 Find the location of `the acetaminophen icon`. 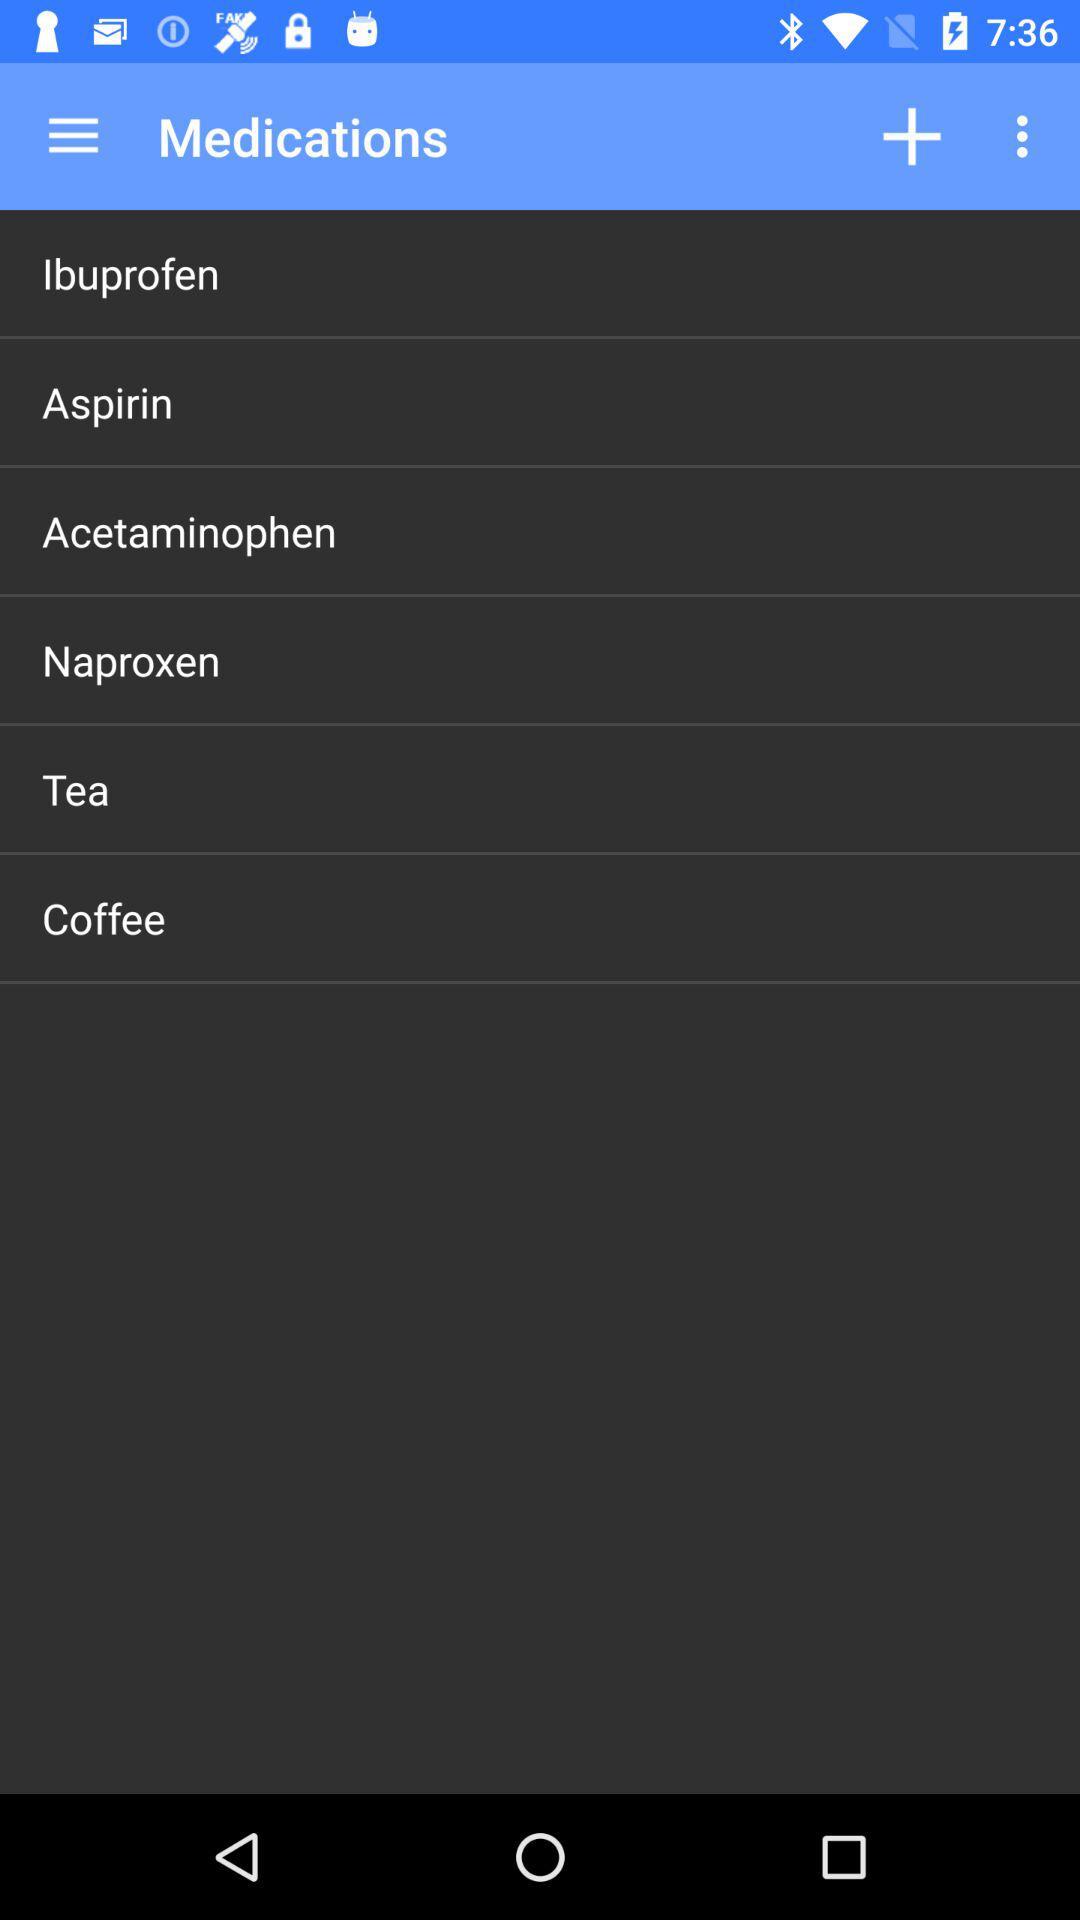

the acetaminophen icon is located at coordinates (189, 531).